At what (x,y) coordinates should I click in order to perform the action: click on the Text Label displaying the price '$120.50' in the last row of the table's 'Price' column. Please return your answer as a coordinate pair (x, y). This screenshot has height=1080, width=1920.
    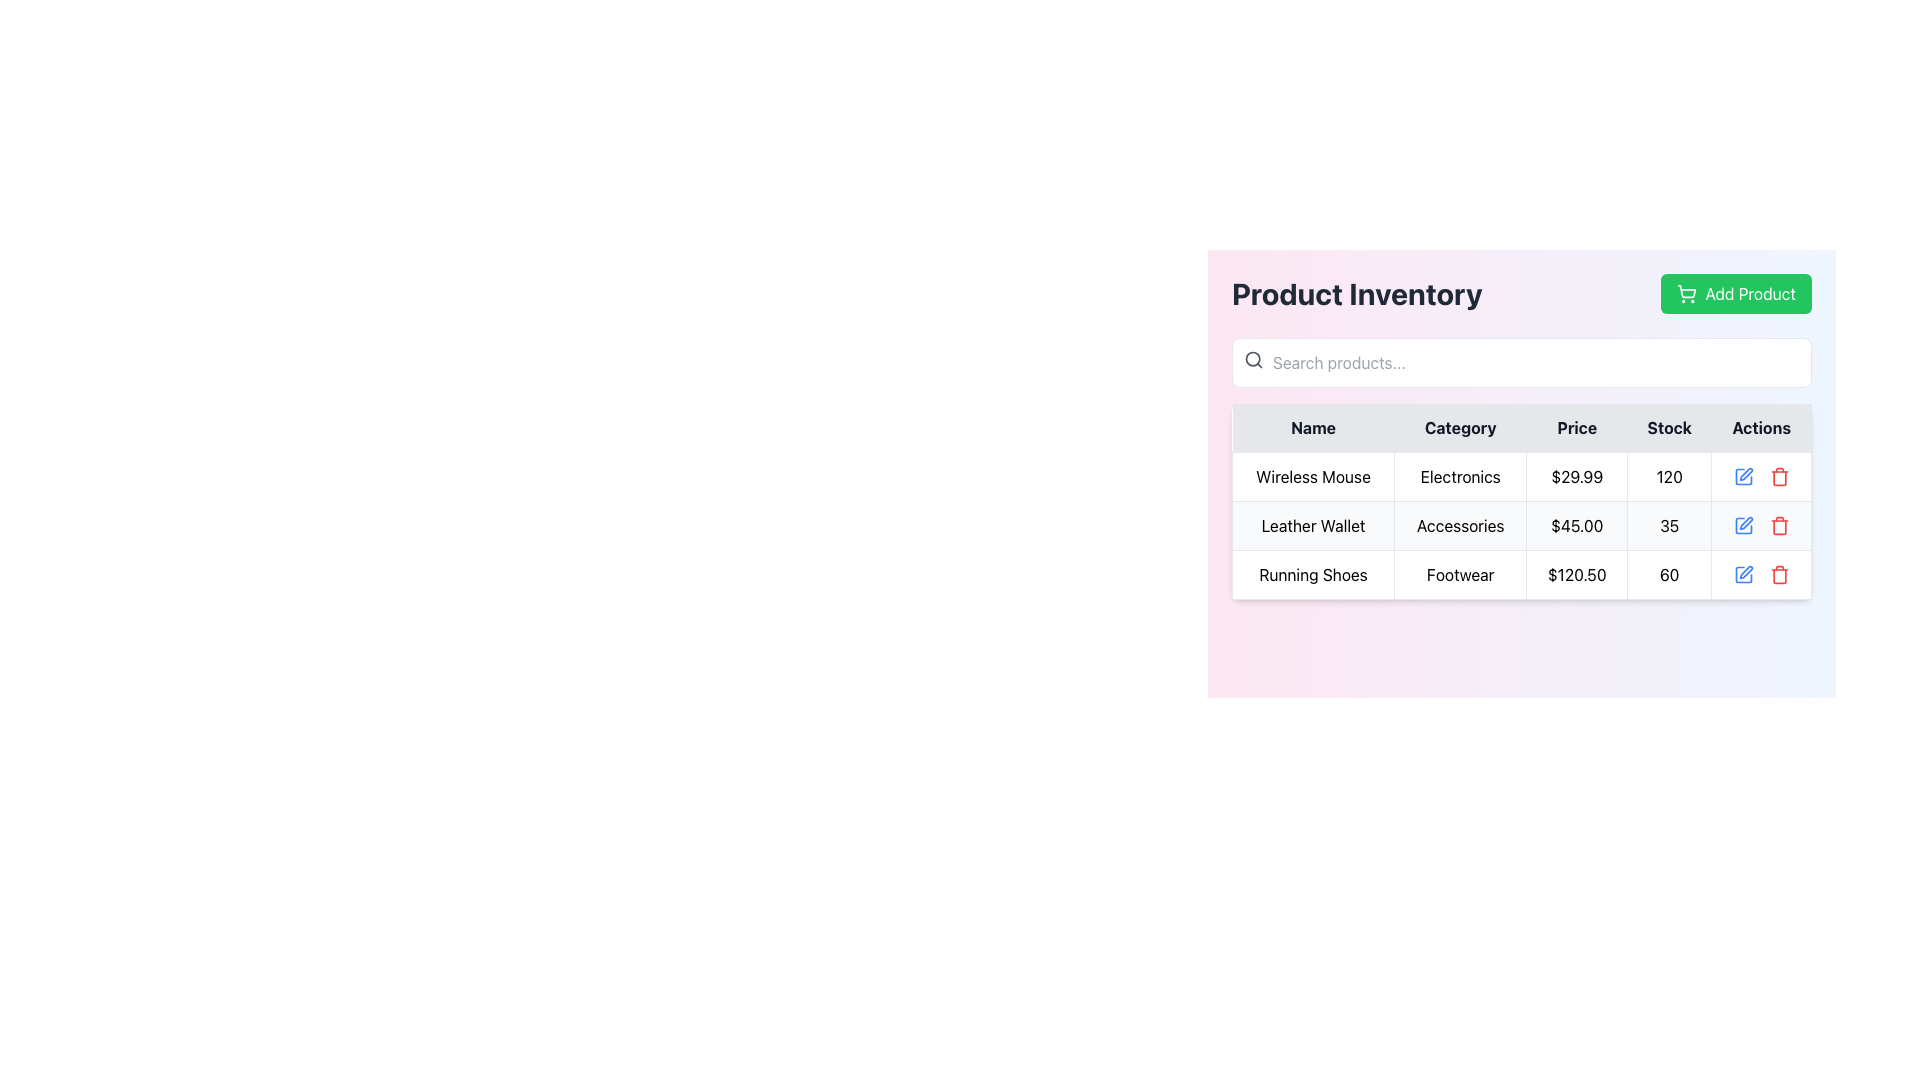
    Looking at the image, I should click on (1576, 574).